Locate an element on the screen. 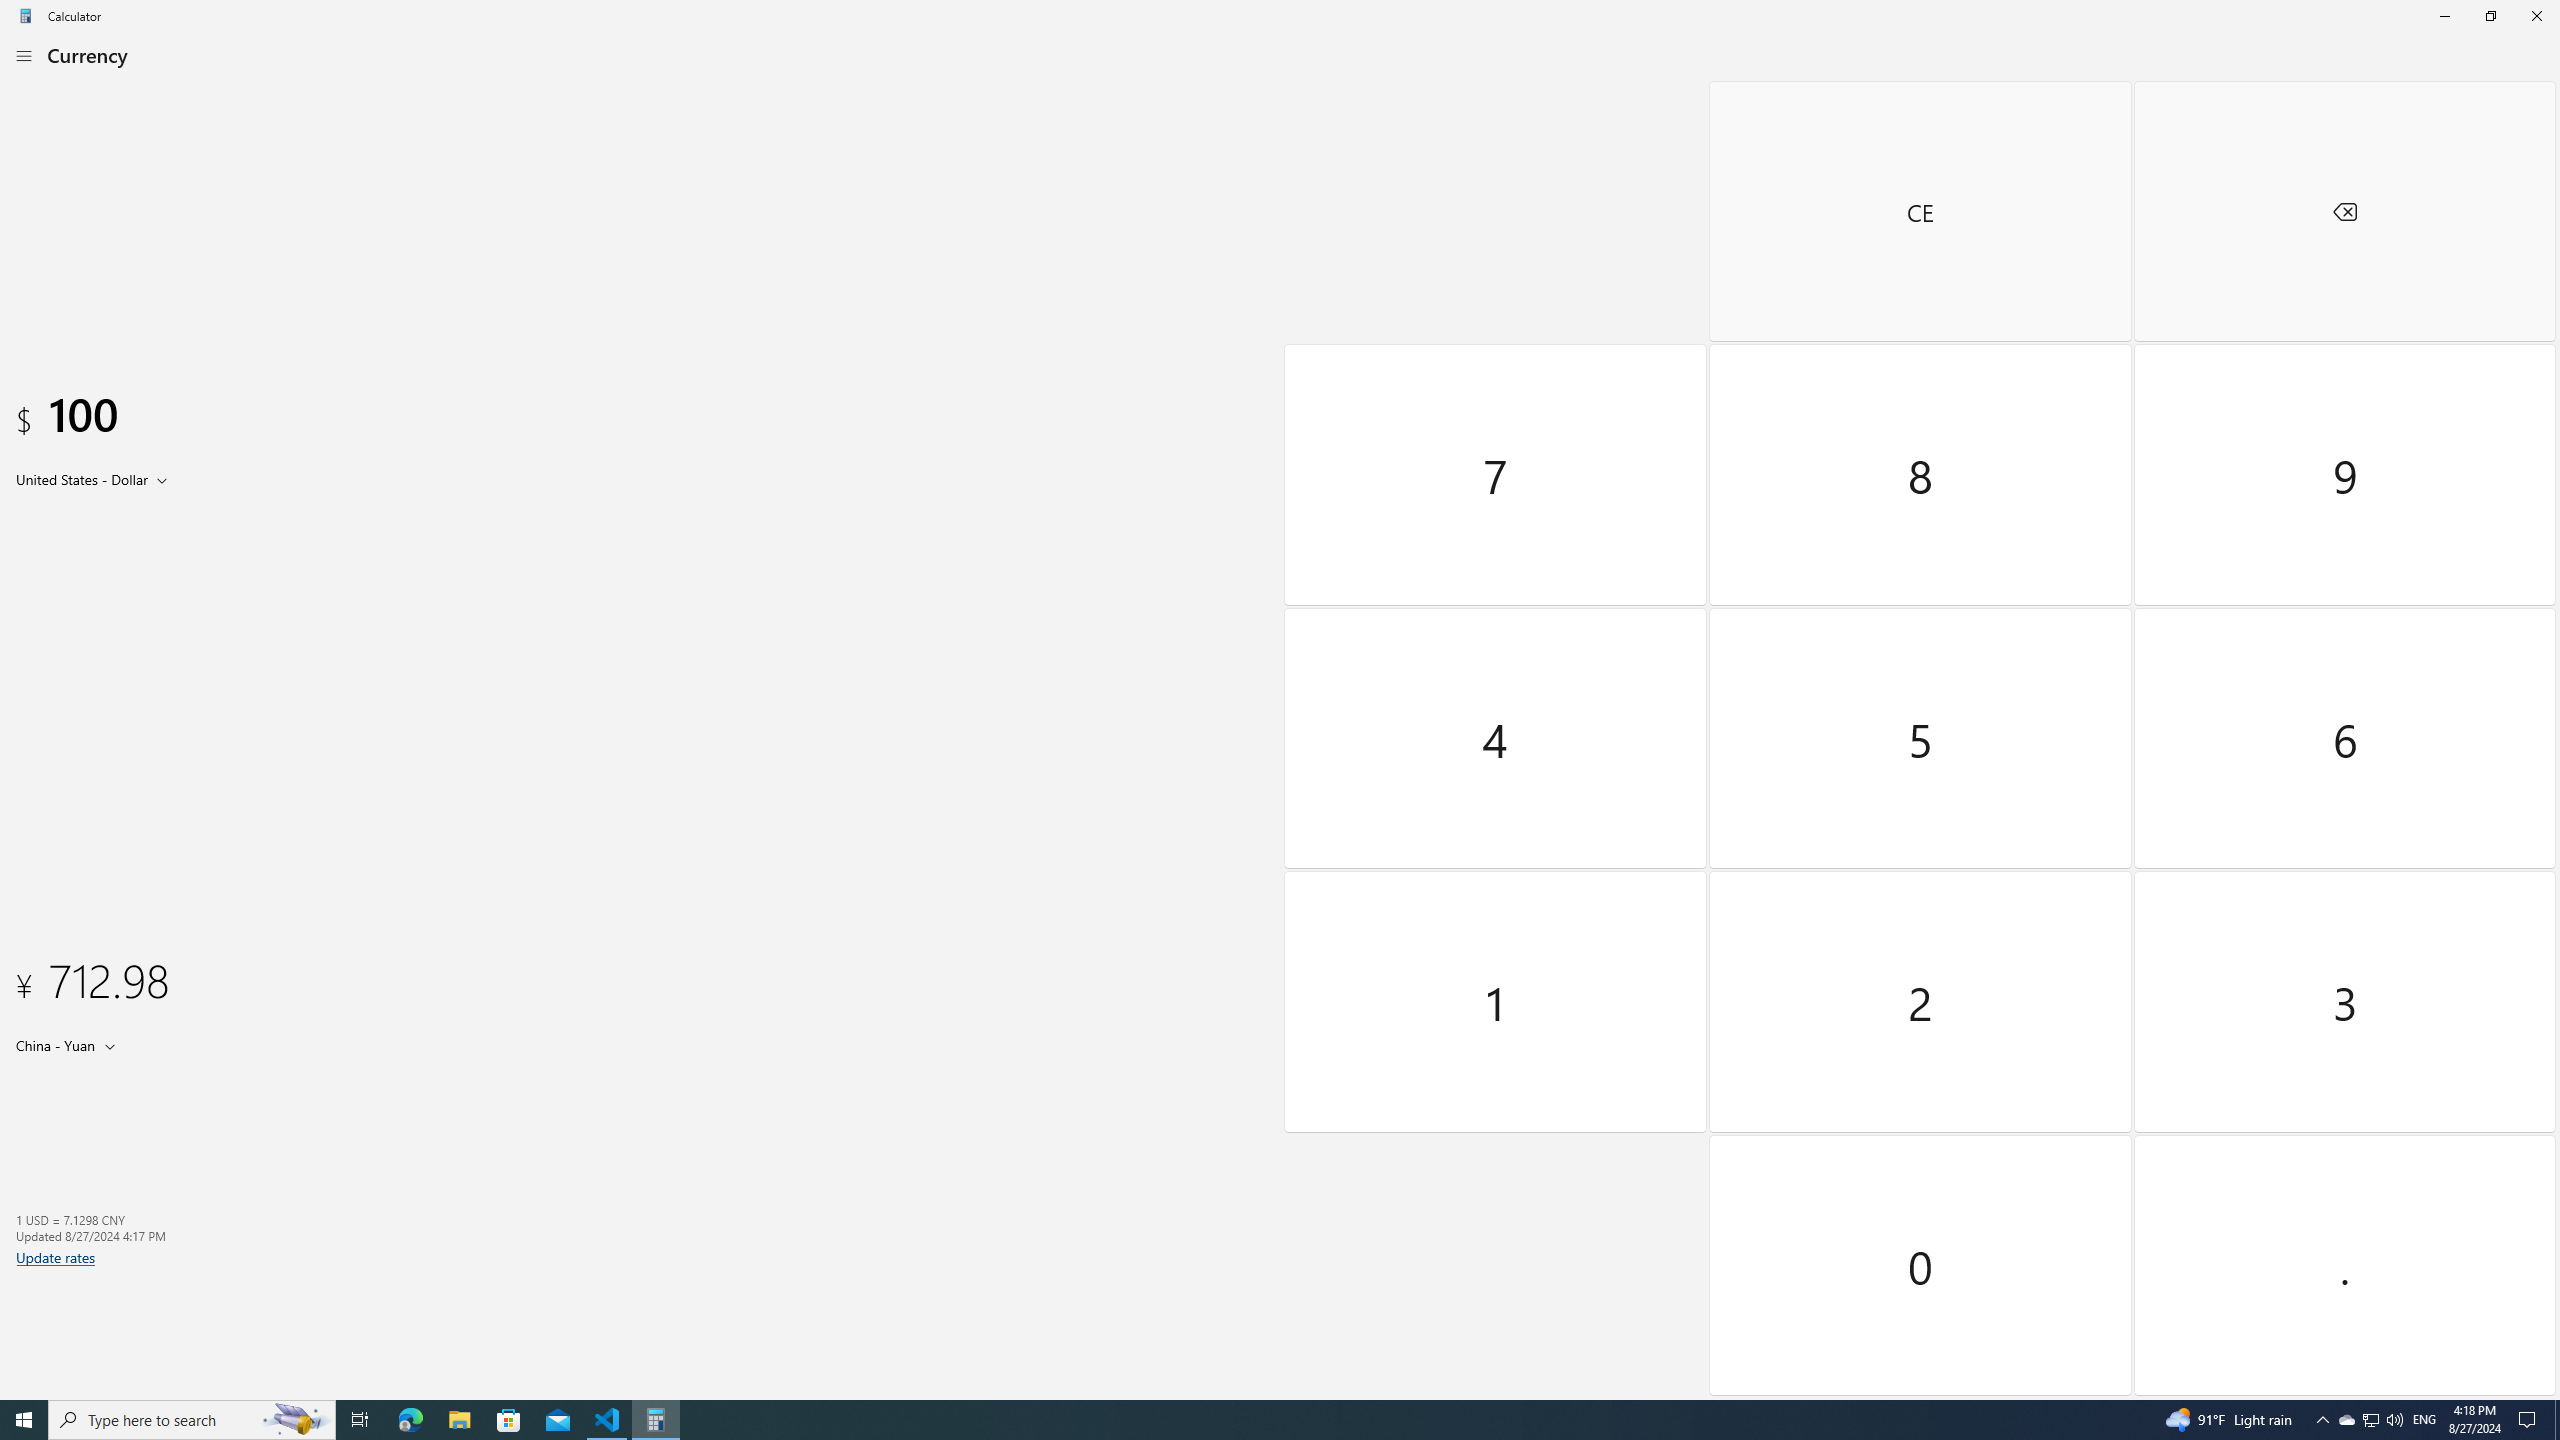 Image resolution: width=2560 pixels, height=1440 pixels. 'United States Dollar' is located at coordinates (80, 478).